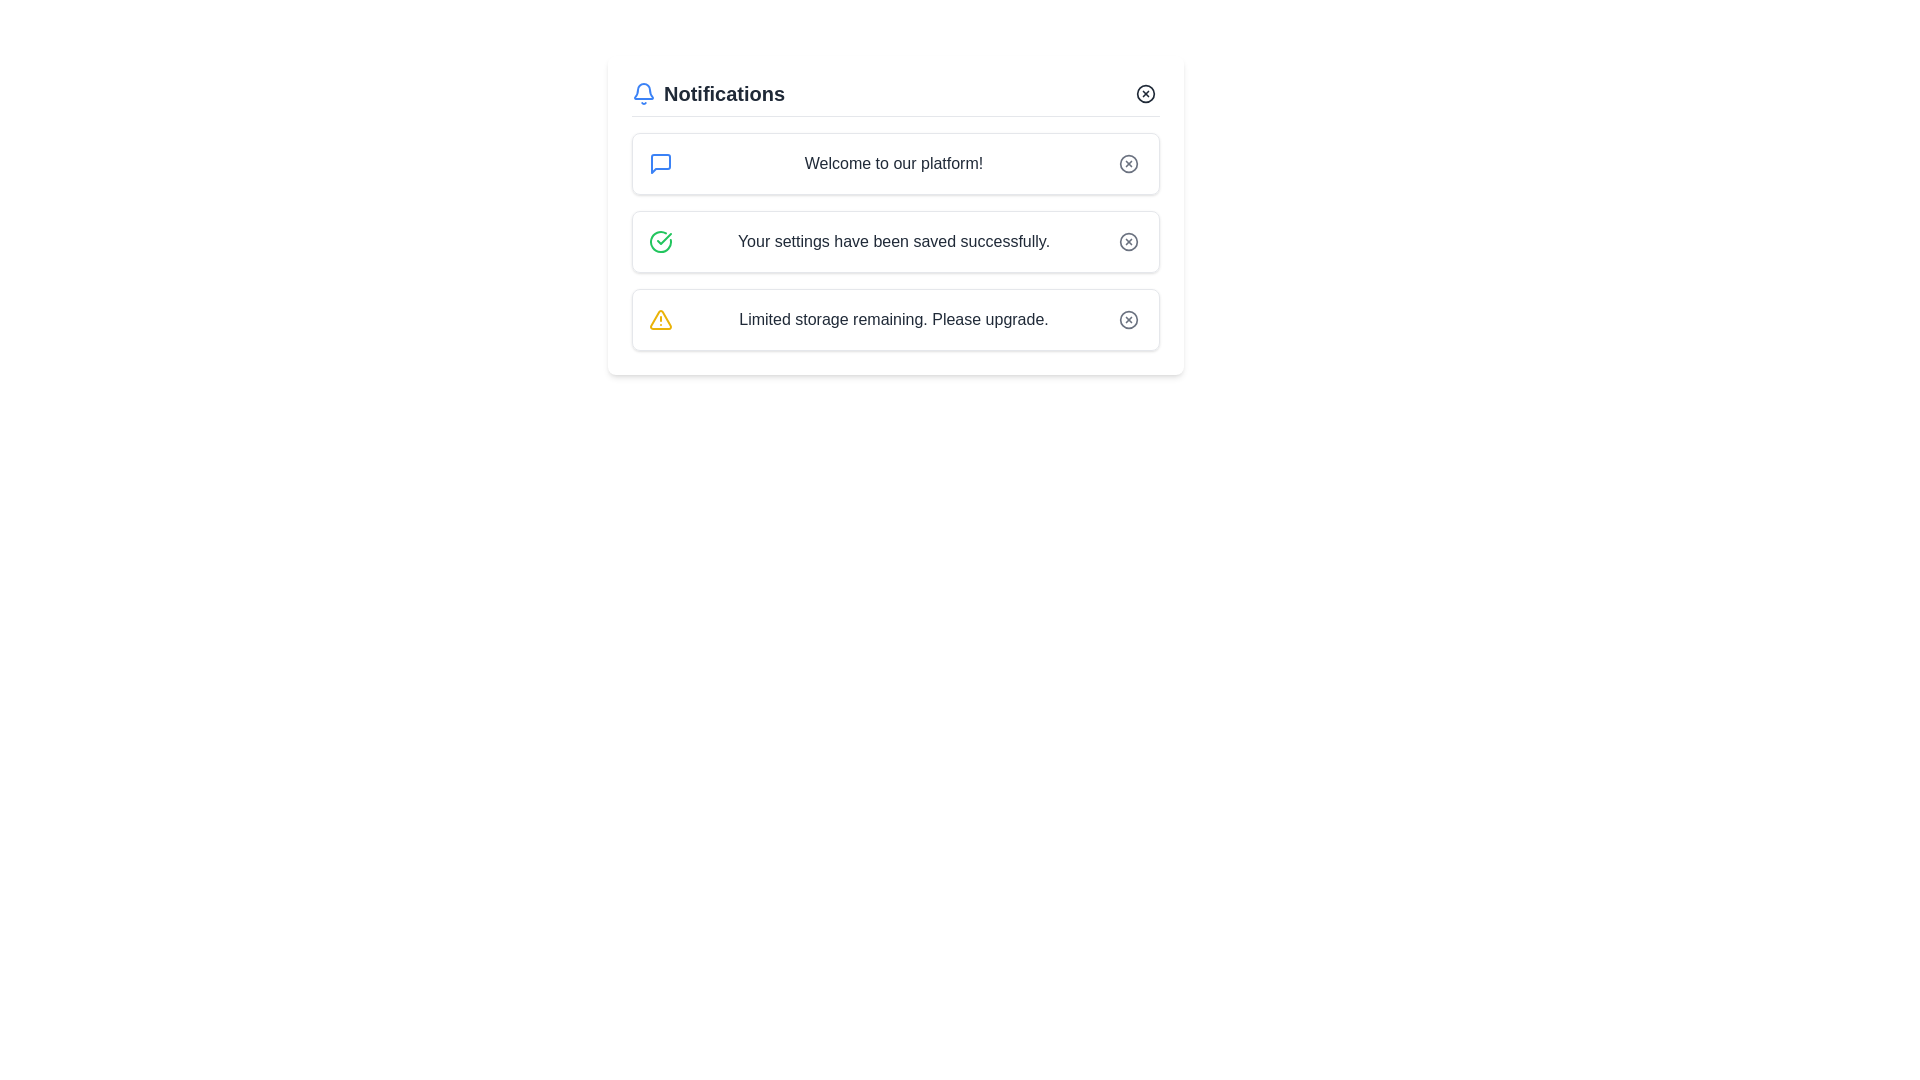 Image resolution: width=1920 pixels, height=1080 pixels. I want to click on the warning icon located at the top-left corner of the notification card indicating 'Limited storage remaining. Please upgrade.', so click(661, 319).